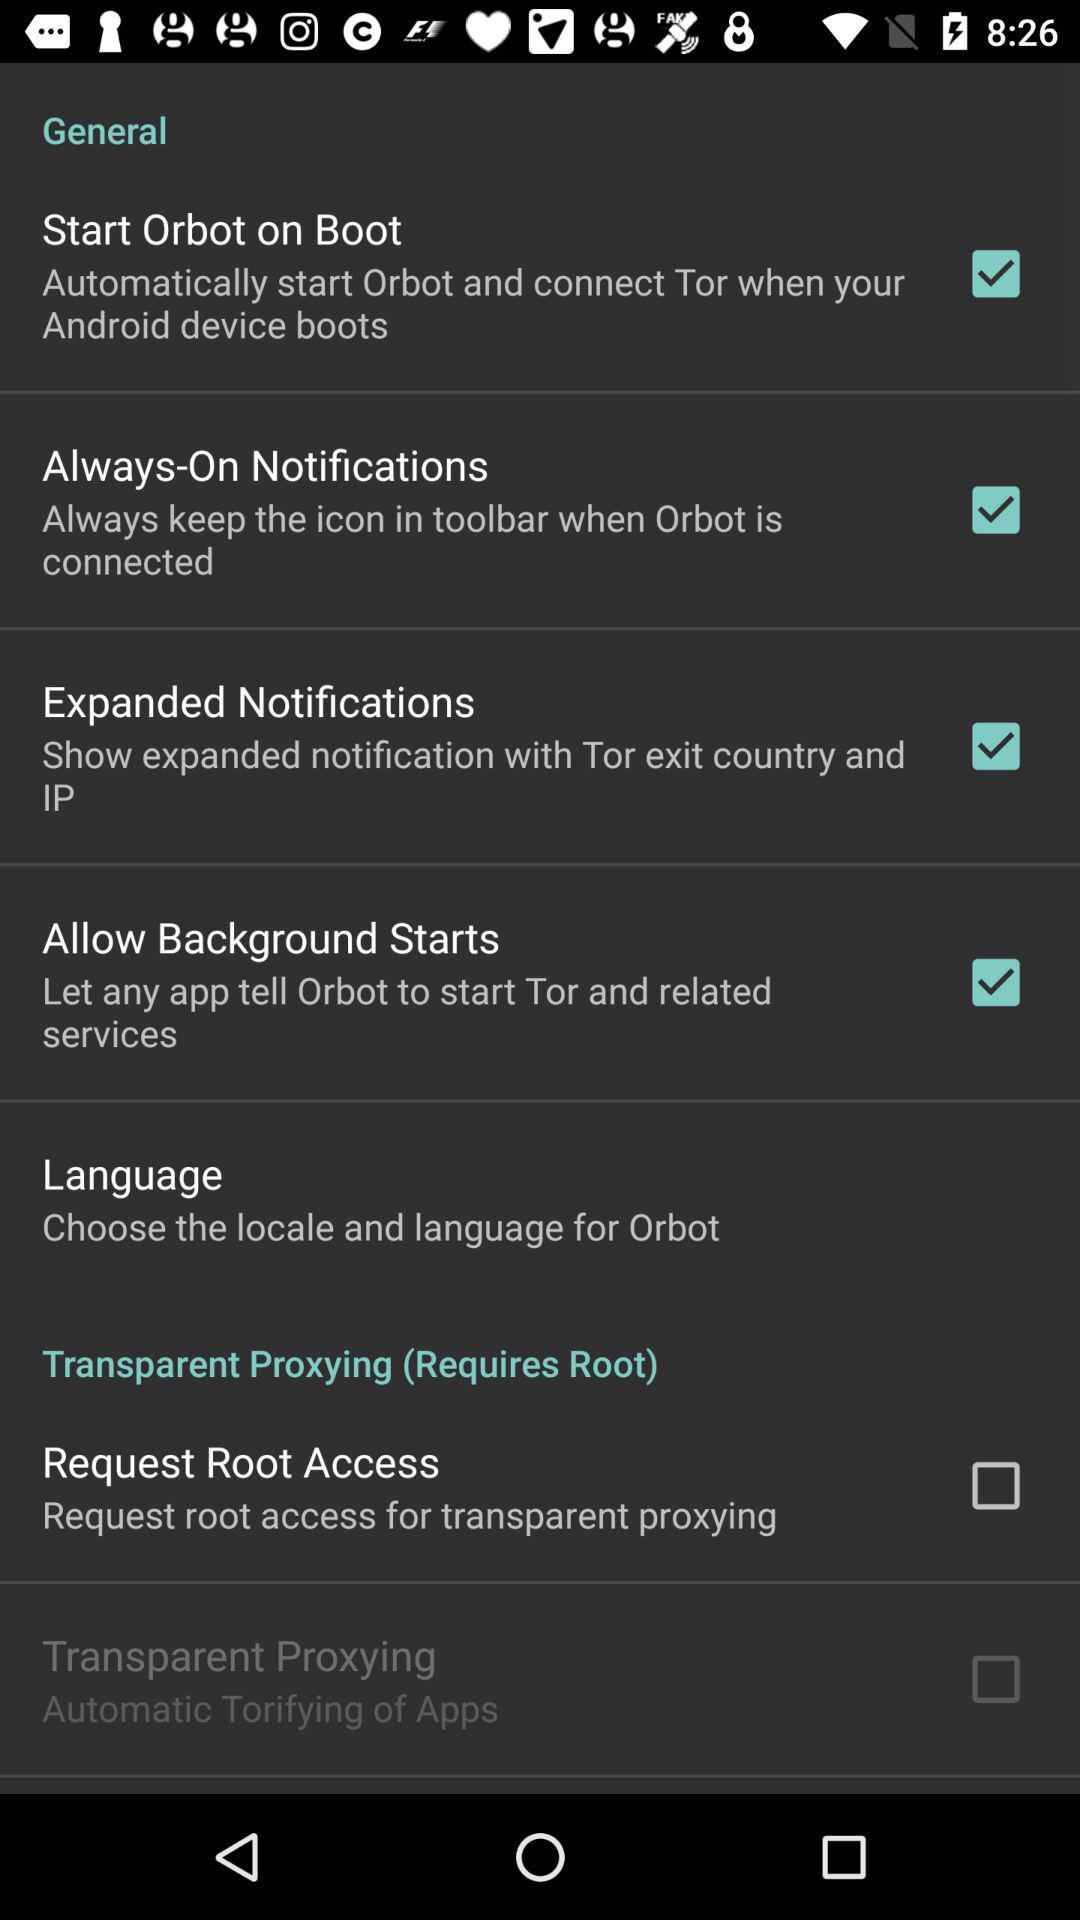 The image size is (1080, 1920). What do you see at coordinates (264, 463) in the screenshot?
I see `icon above always keep the icon` at bounding box center [264, 463].